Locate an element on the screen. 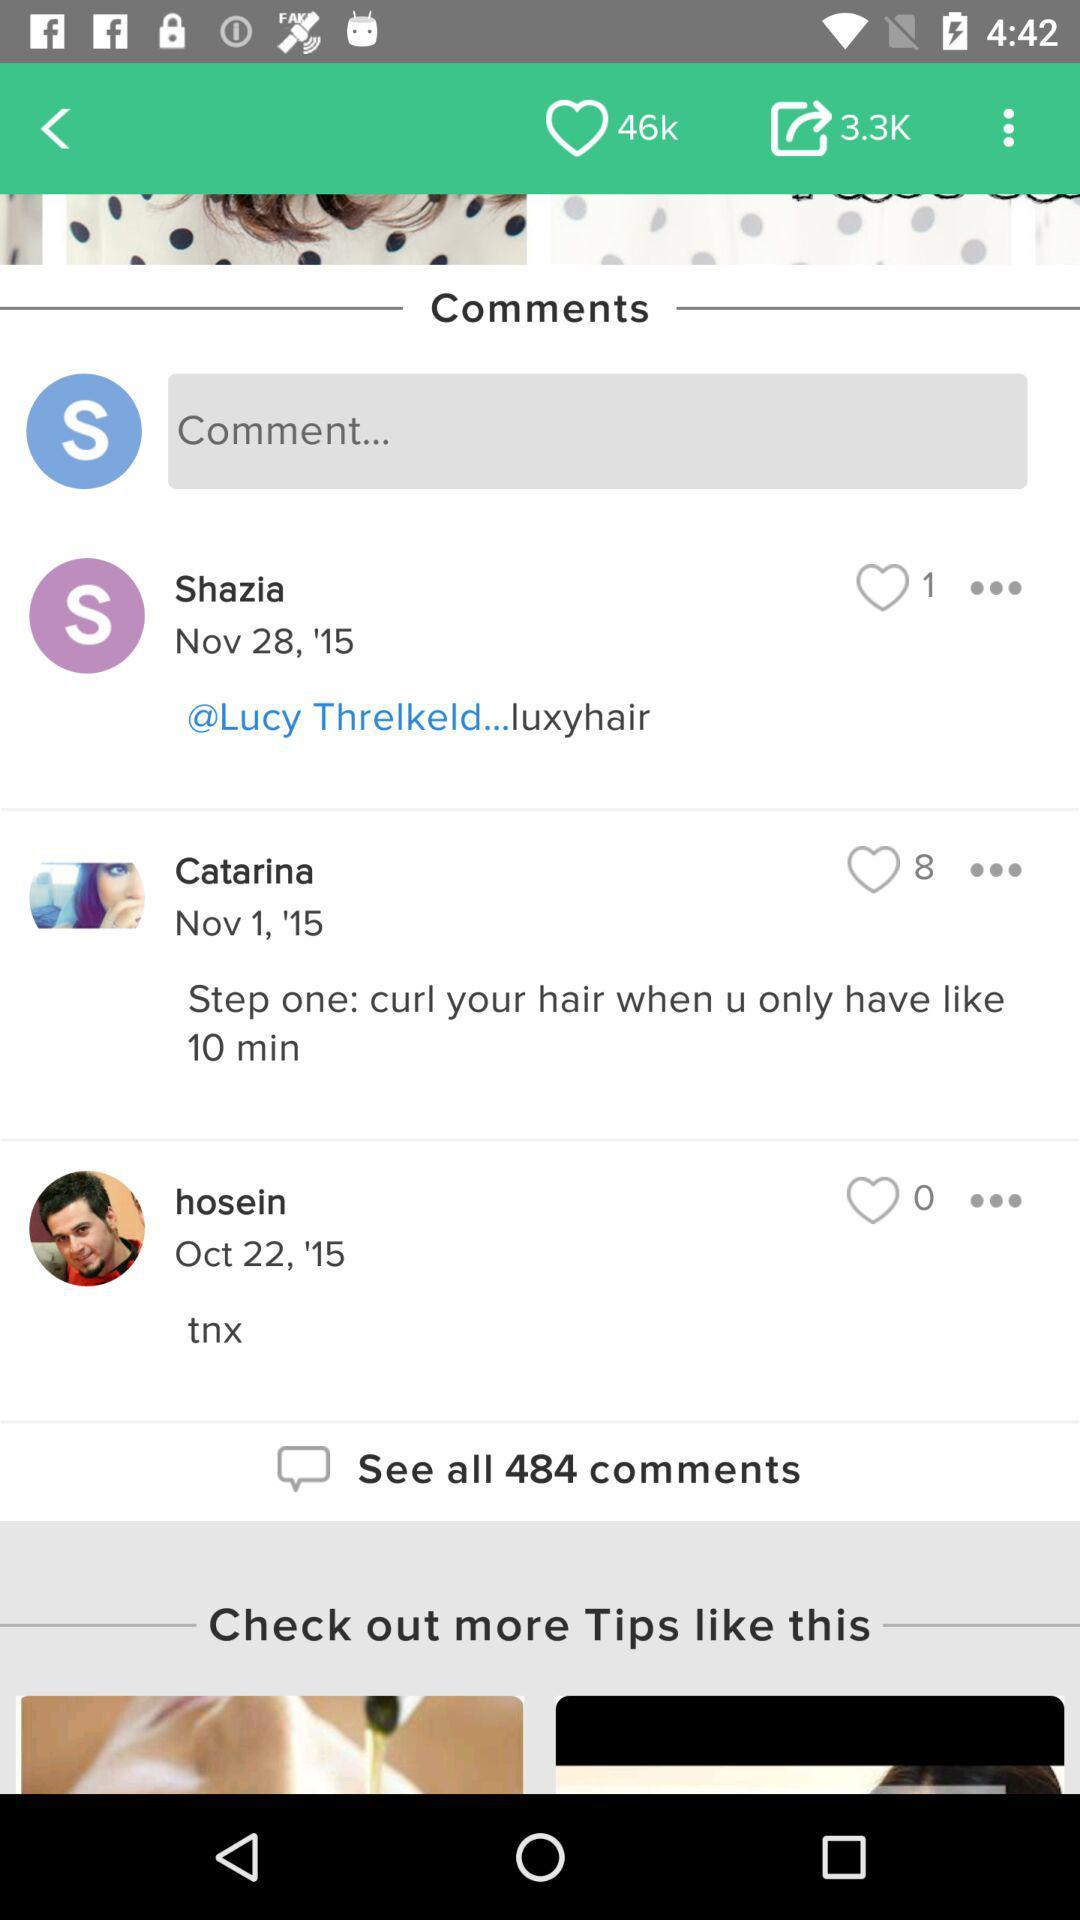 The height and width of the screenshot is (1920, 1080). open menu is located at coordinates (995, 869).